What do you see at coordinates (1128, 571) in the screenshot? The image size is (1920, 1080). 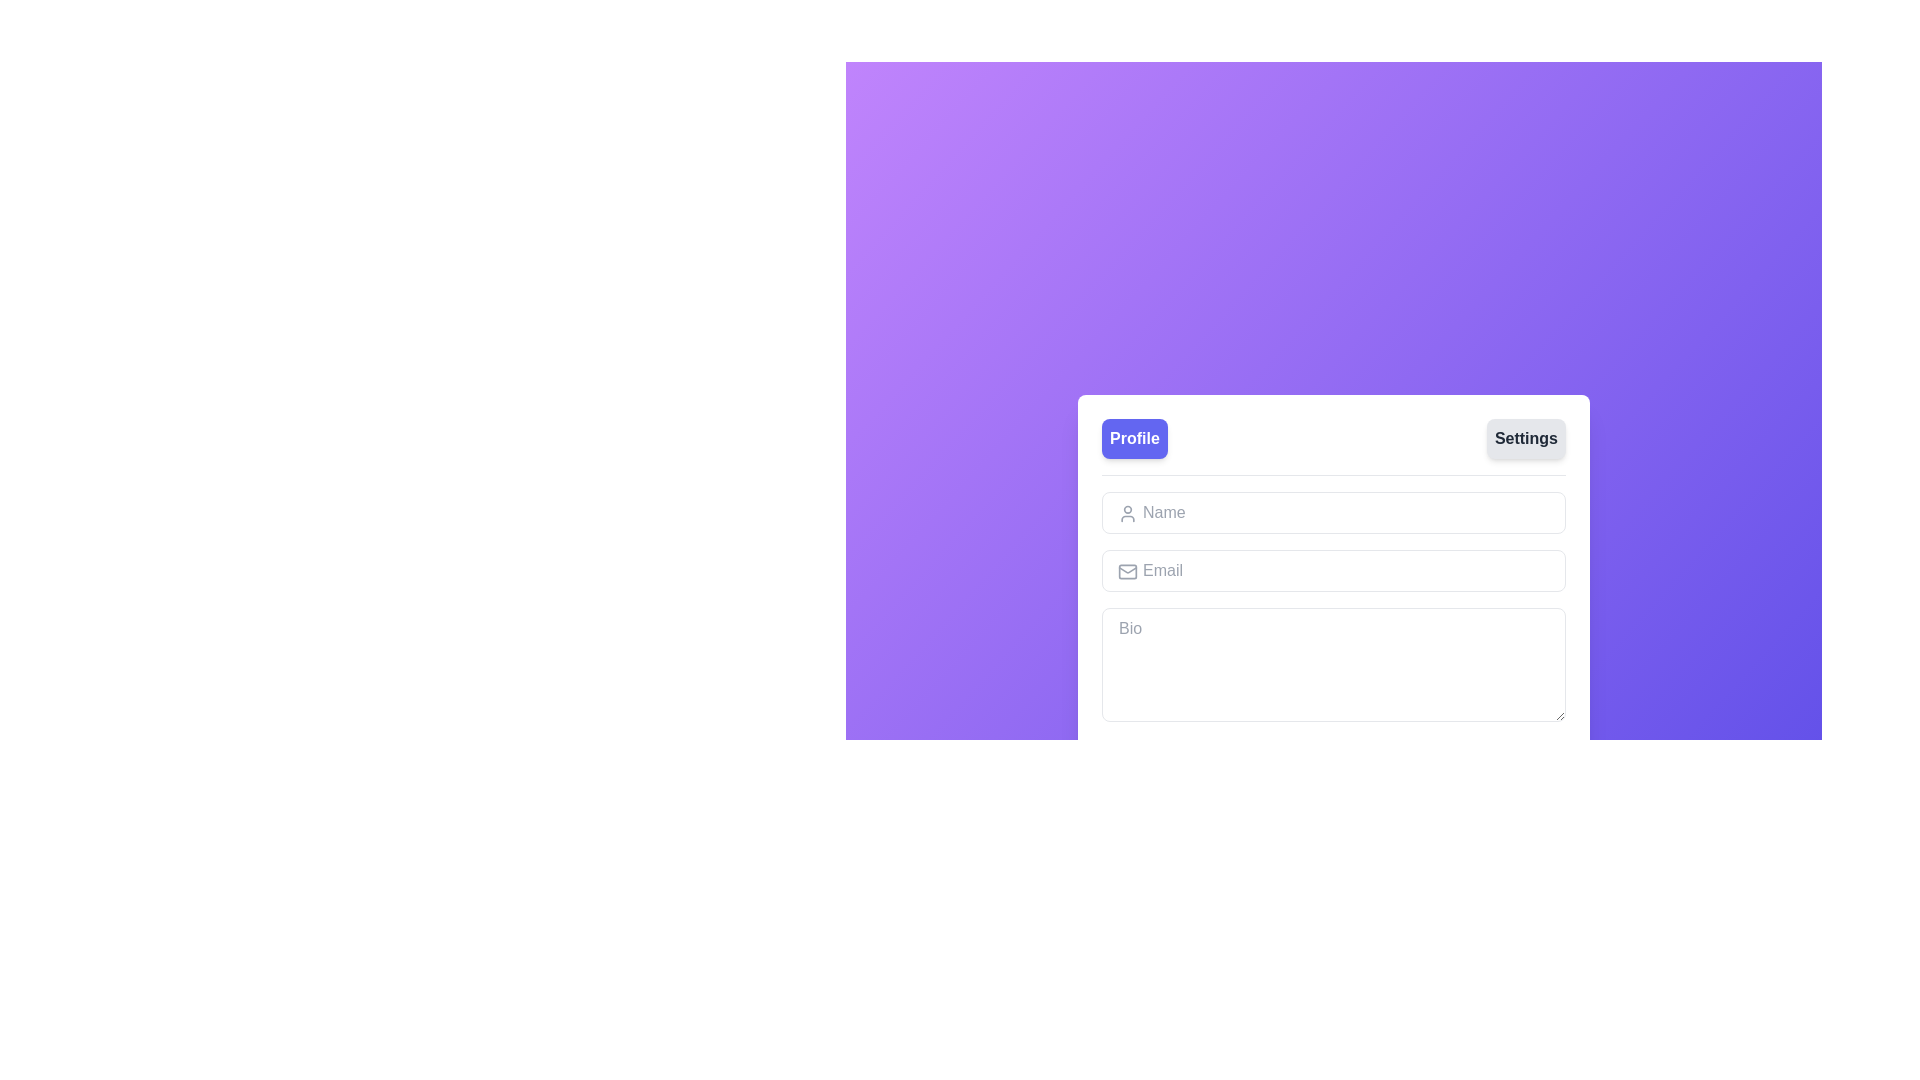 I see `the small envelope icon located on the left side of the 'Email' input field, which is styled with thin lines and a gray color tone` at bounding box center [1128, 571].